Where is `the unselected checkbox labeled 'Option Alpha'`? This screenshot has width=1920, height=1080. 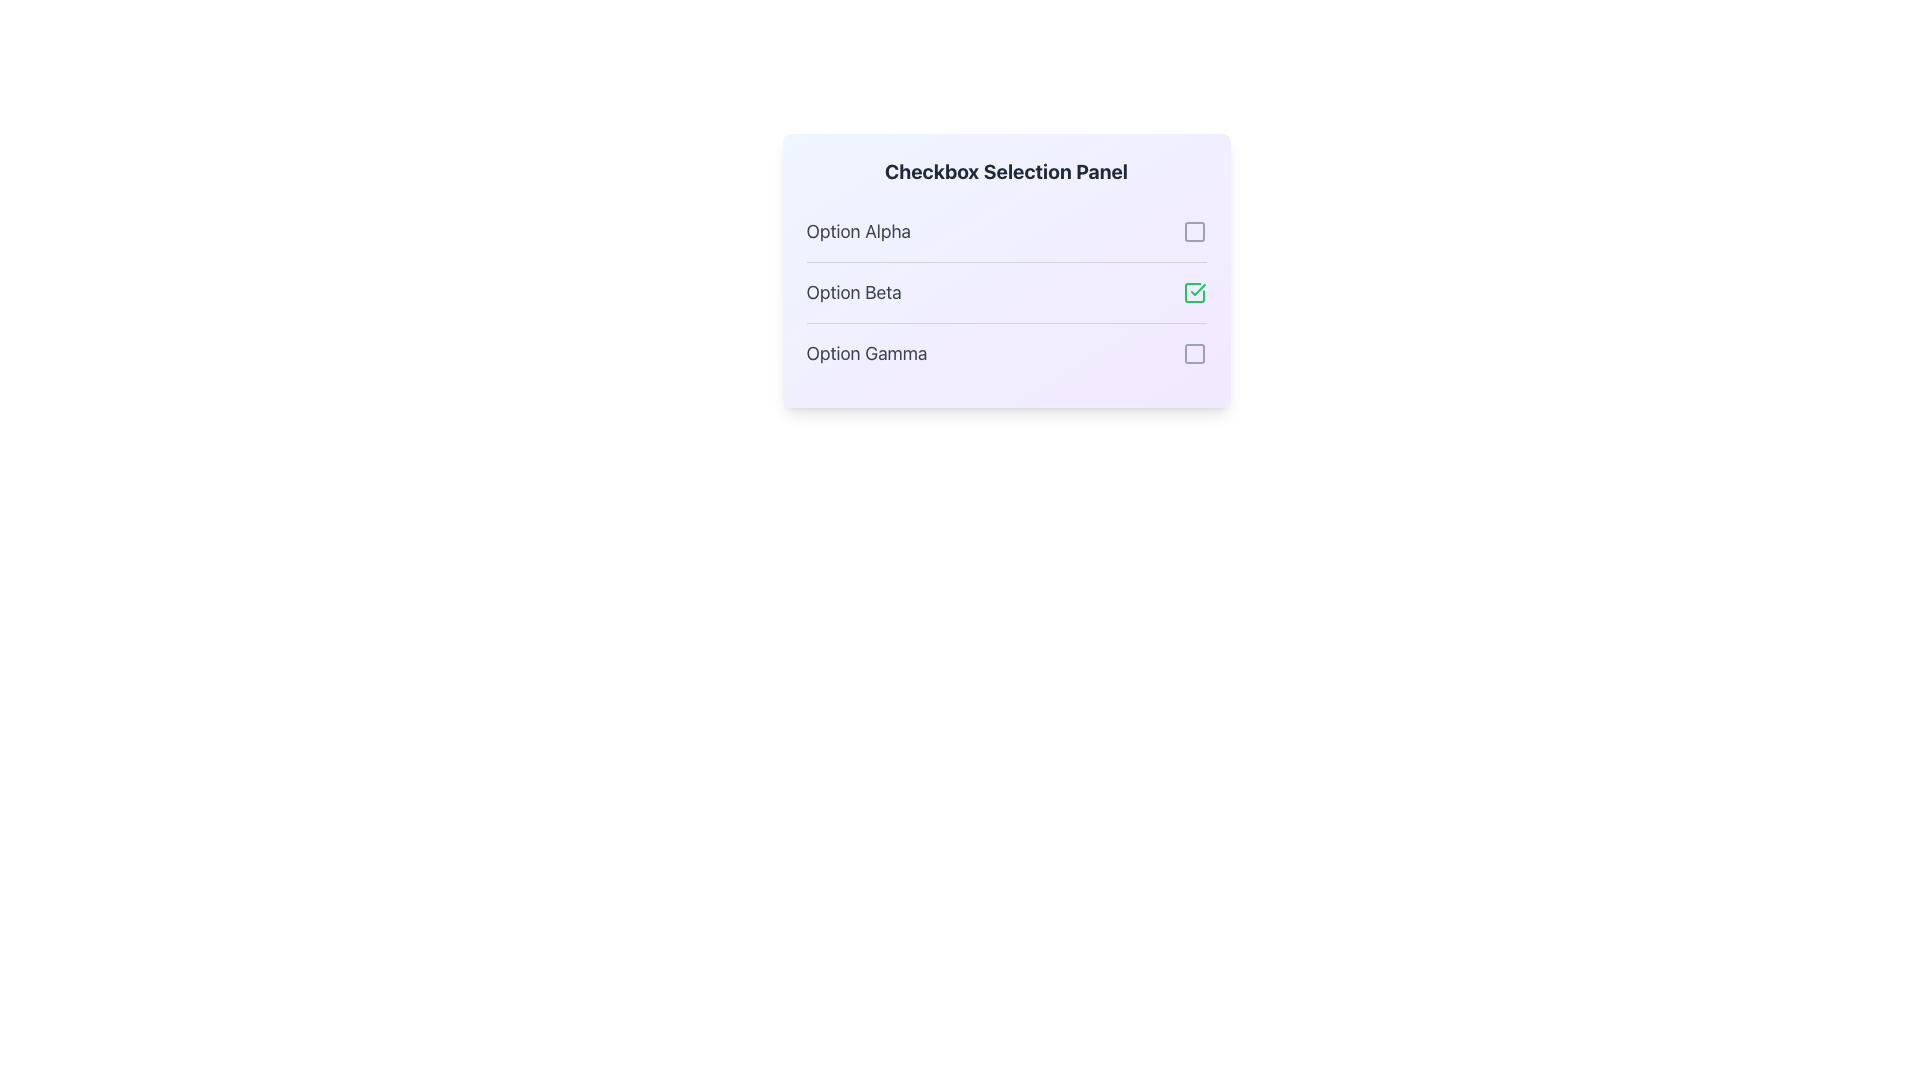 the unselected checkbox labeled 'Option Alpha' is located at coordinates (1006, 230).